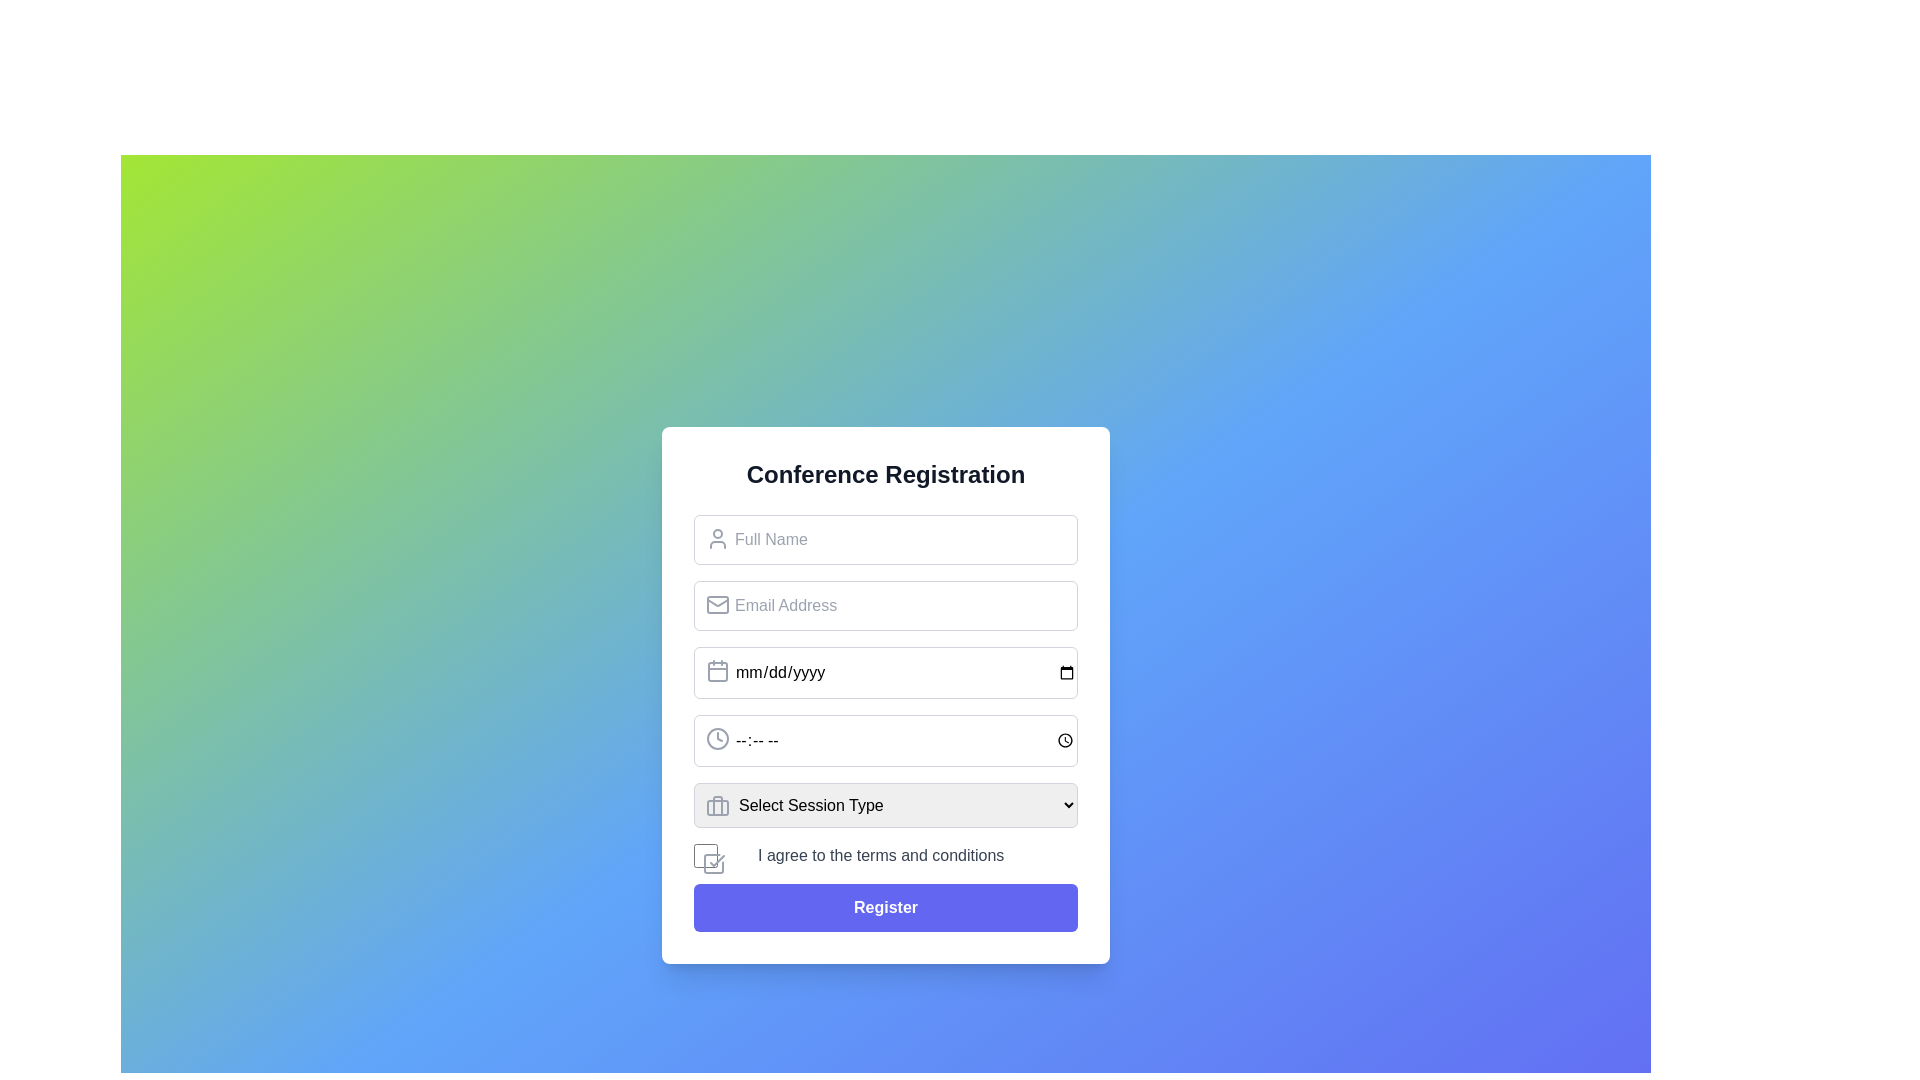 The height and width of the screenshot is (1080, 1920). What do you see at coordinates (885, 740) in the screenshot?
I see `the Time input field for tooltip display, which is the fourth interactive element in the vertical form layout, located under the date input field and above the session type dropdown` at bounding box center [885, 740].